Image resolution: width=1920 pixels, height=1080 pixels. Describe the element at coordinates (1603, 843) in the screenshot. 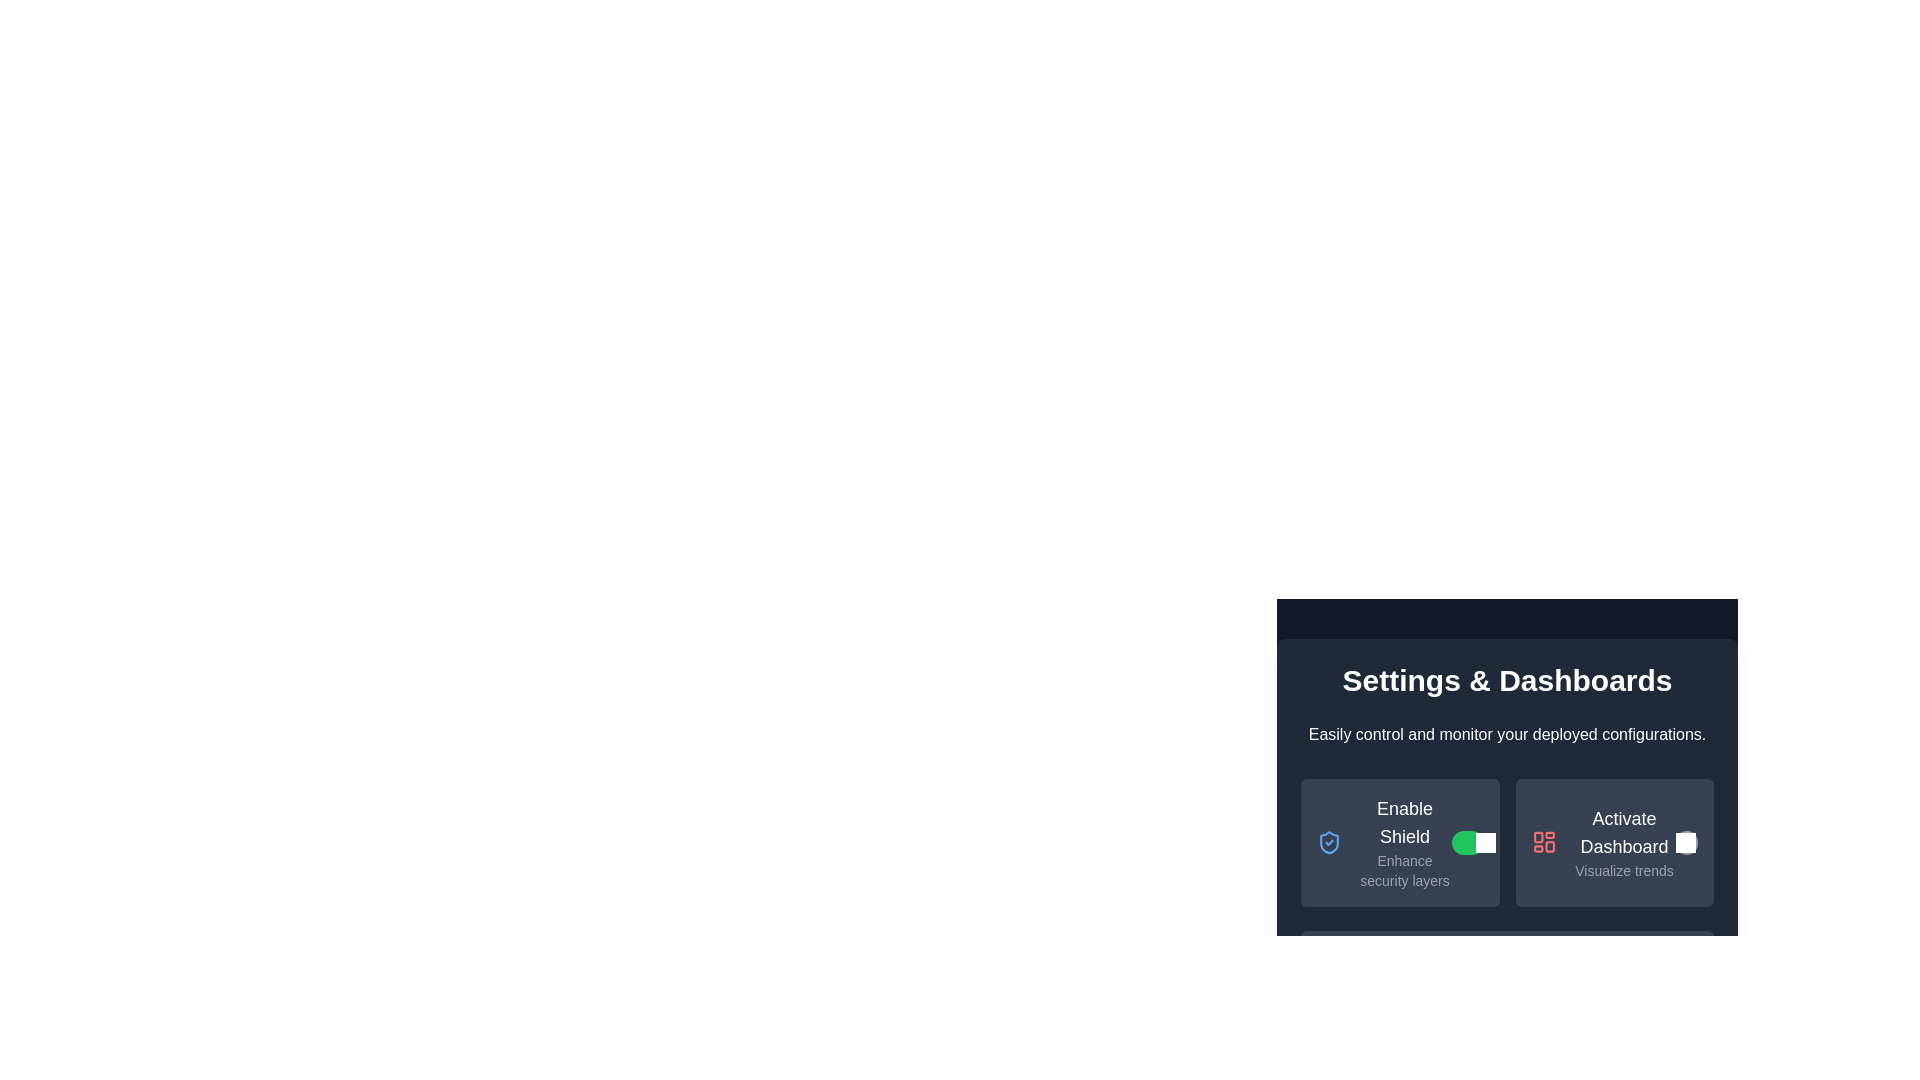

I see `the 'Activate Dashboard' button, which features two lines of text and an icon of interconnected squares styled in red, located as the second option in a row of cards` at that location.